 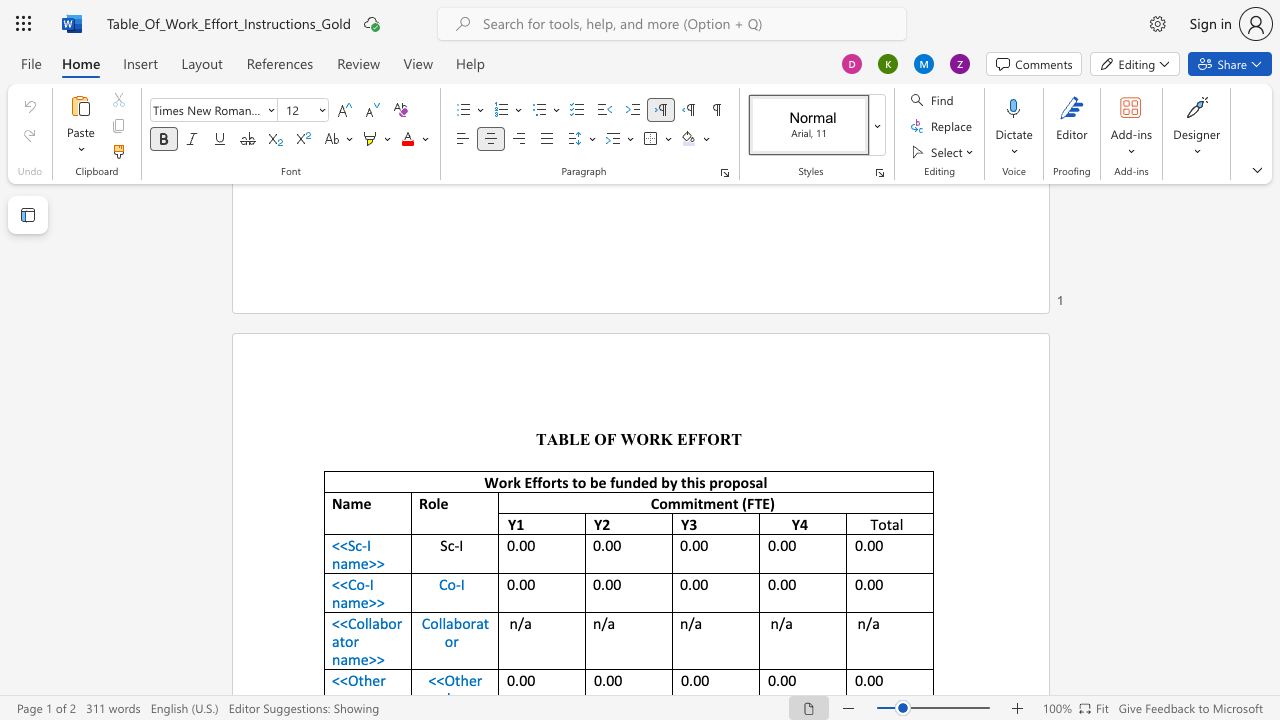 I want to click on the space between the continuous character "n" and "a" in the text, so click(x=340, y=601).